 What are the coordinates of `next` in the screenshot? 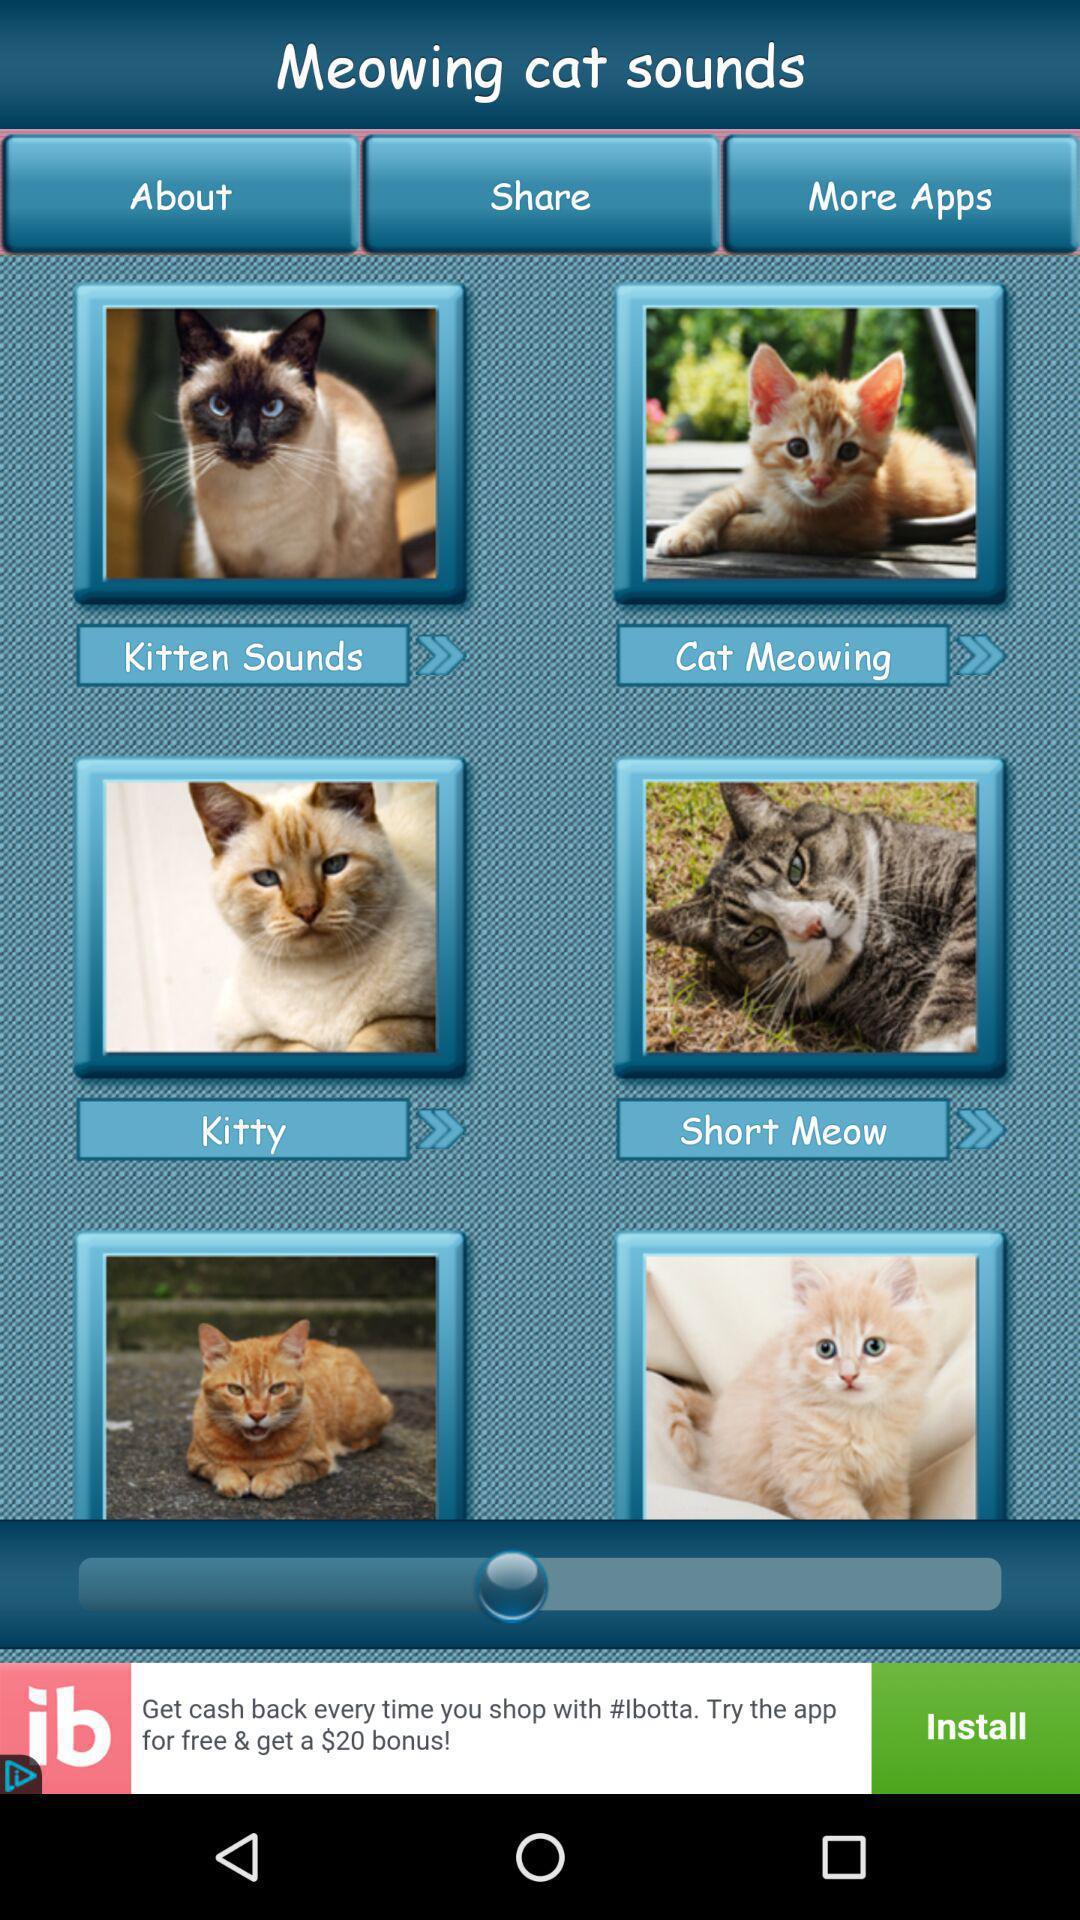 It's located at (439, 1128).